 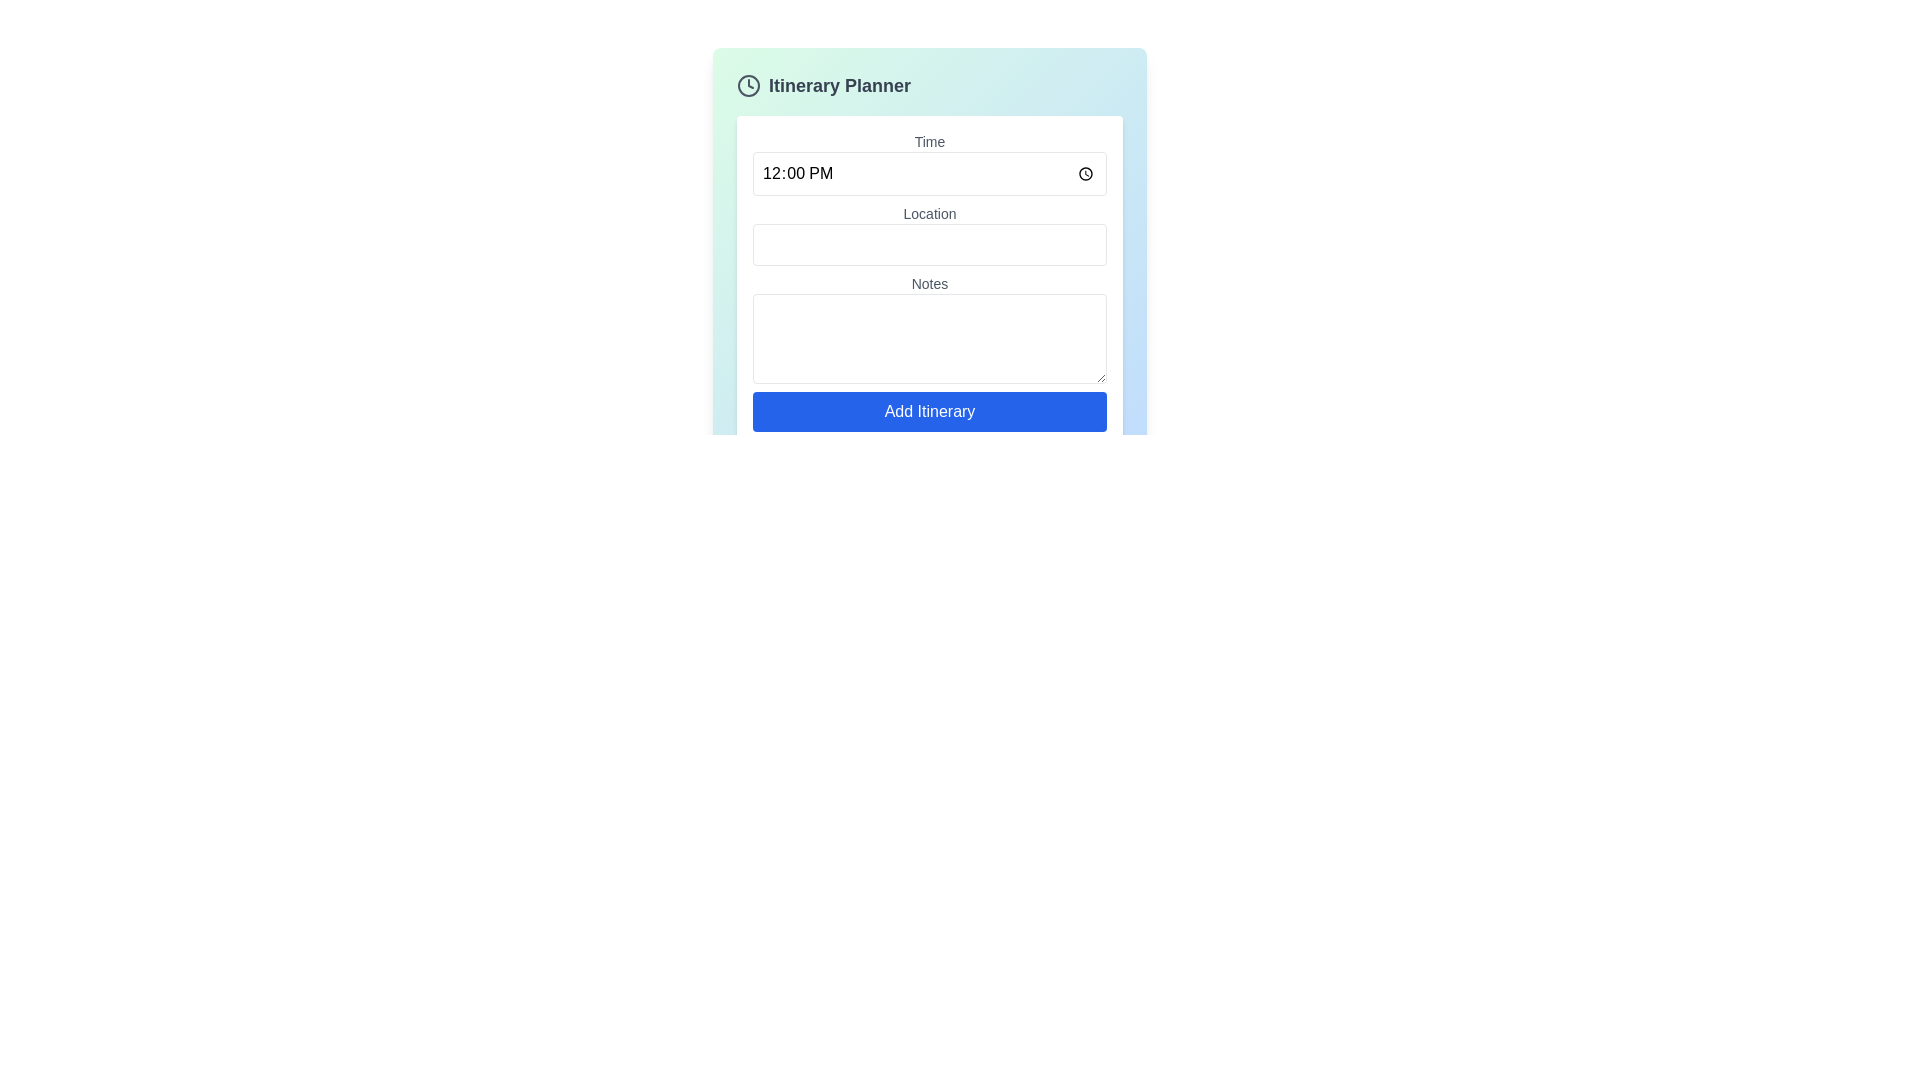 What do you see at coordinates (929, 284) in the screenshot?
I see `the third text label element which describes the text area for notes, positioned between the 'Location' label and the notes input area` at bounding box center [929, 284].